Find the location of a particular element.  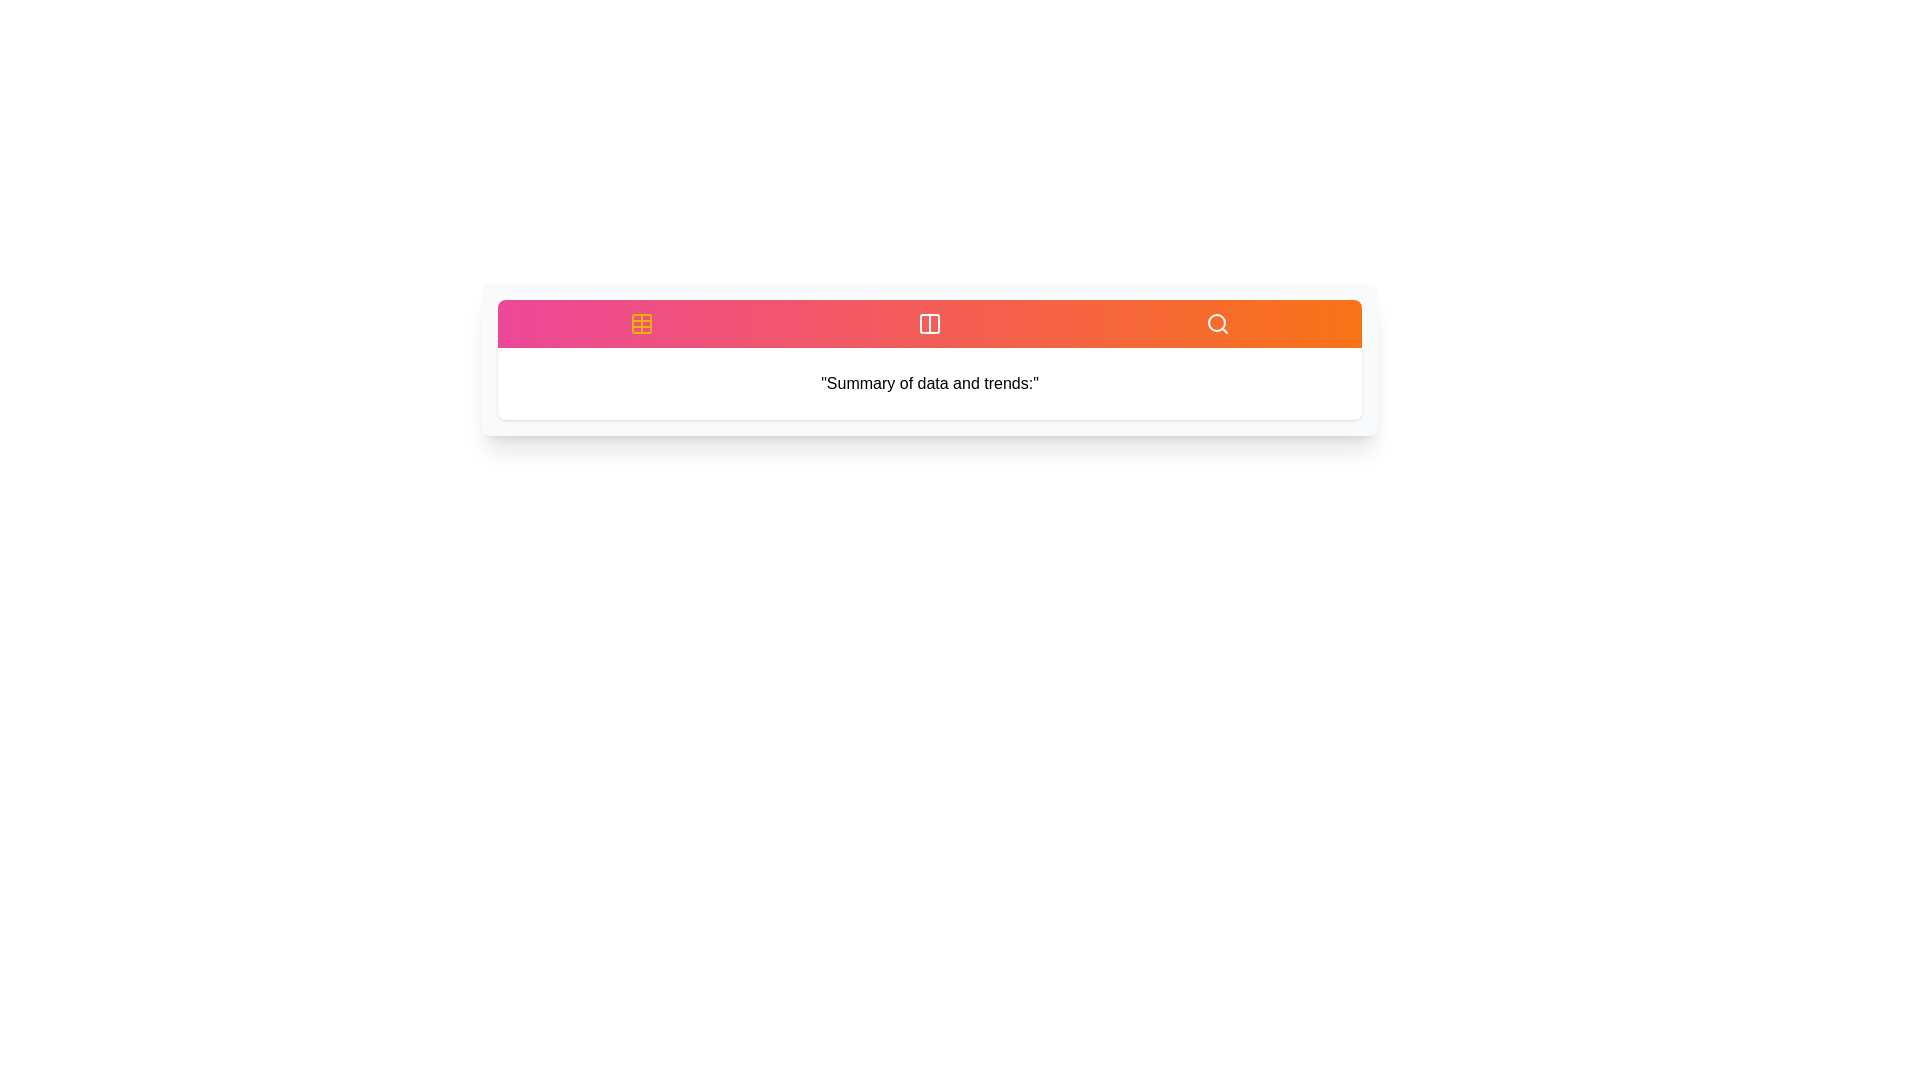

the tab with the ID search is located at coordinates (1217, 323).